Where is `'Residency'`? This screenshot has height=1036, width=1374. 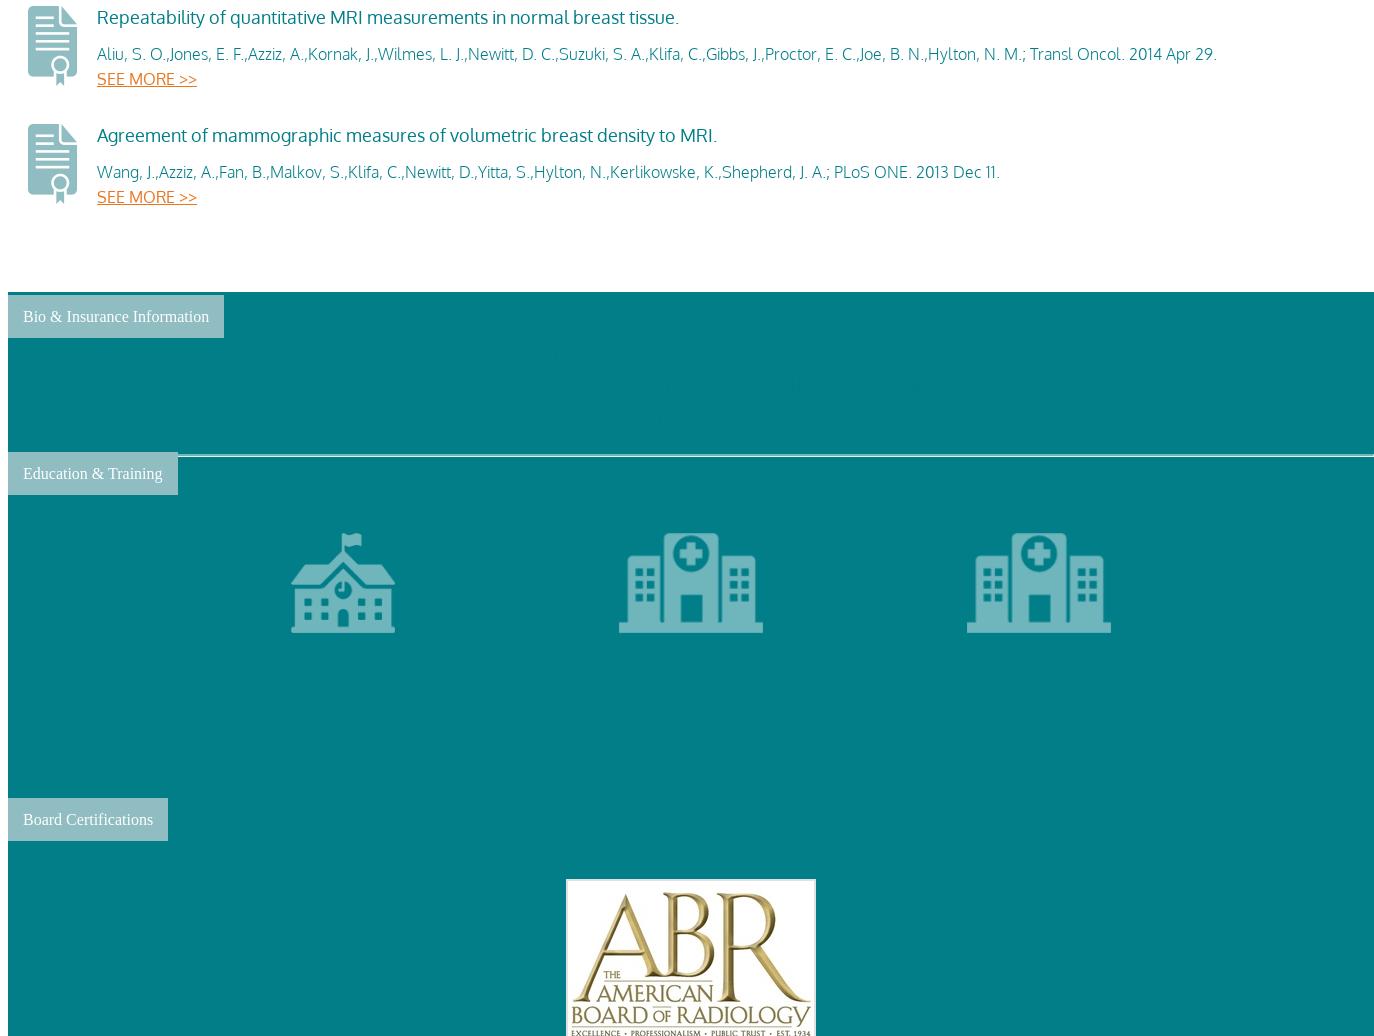 'Residency' is located at coordinates (1002, 722).